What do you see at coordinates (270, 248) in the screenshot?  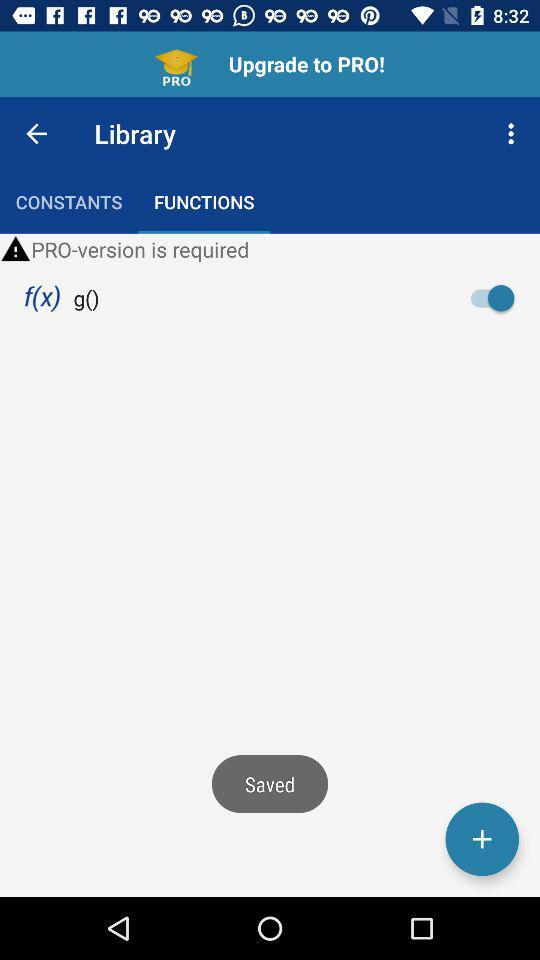 I see `pro version is item` at bounding box center [270, 248].